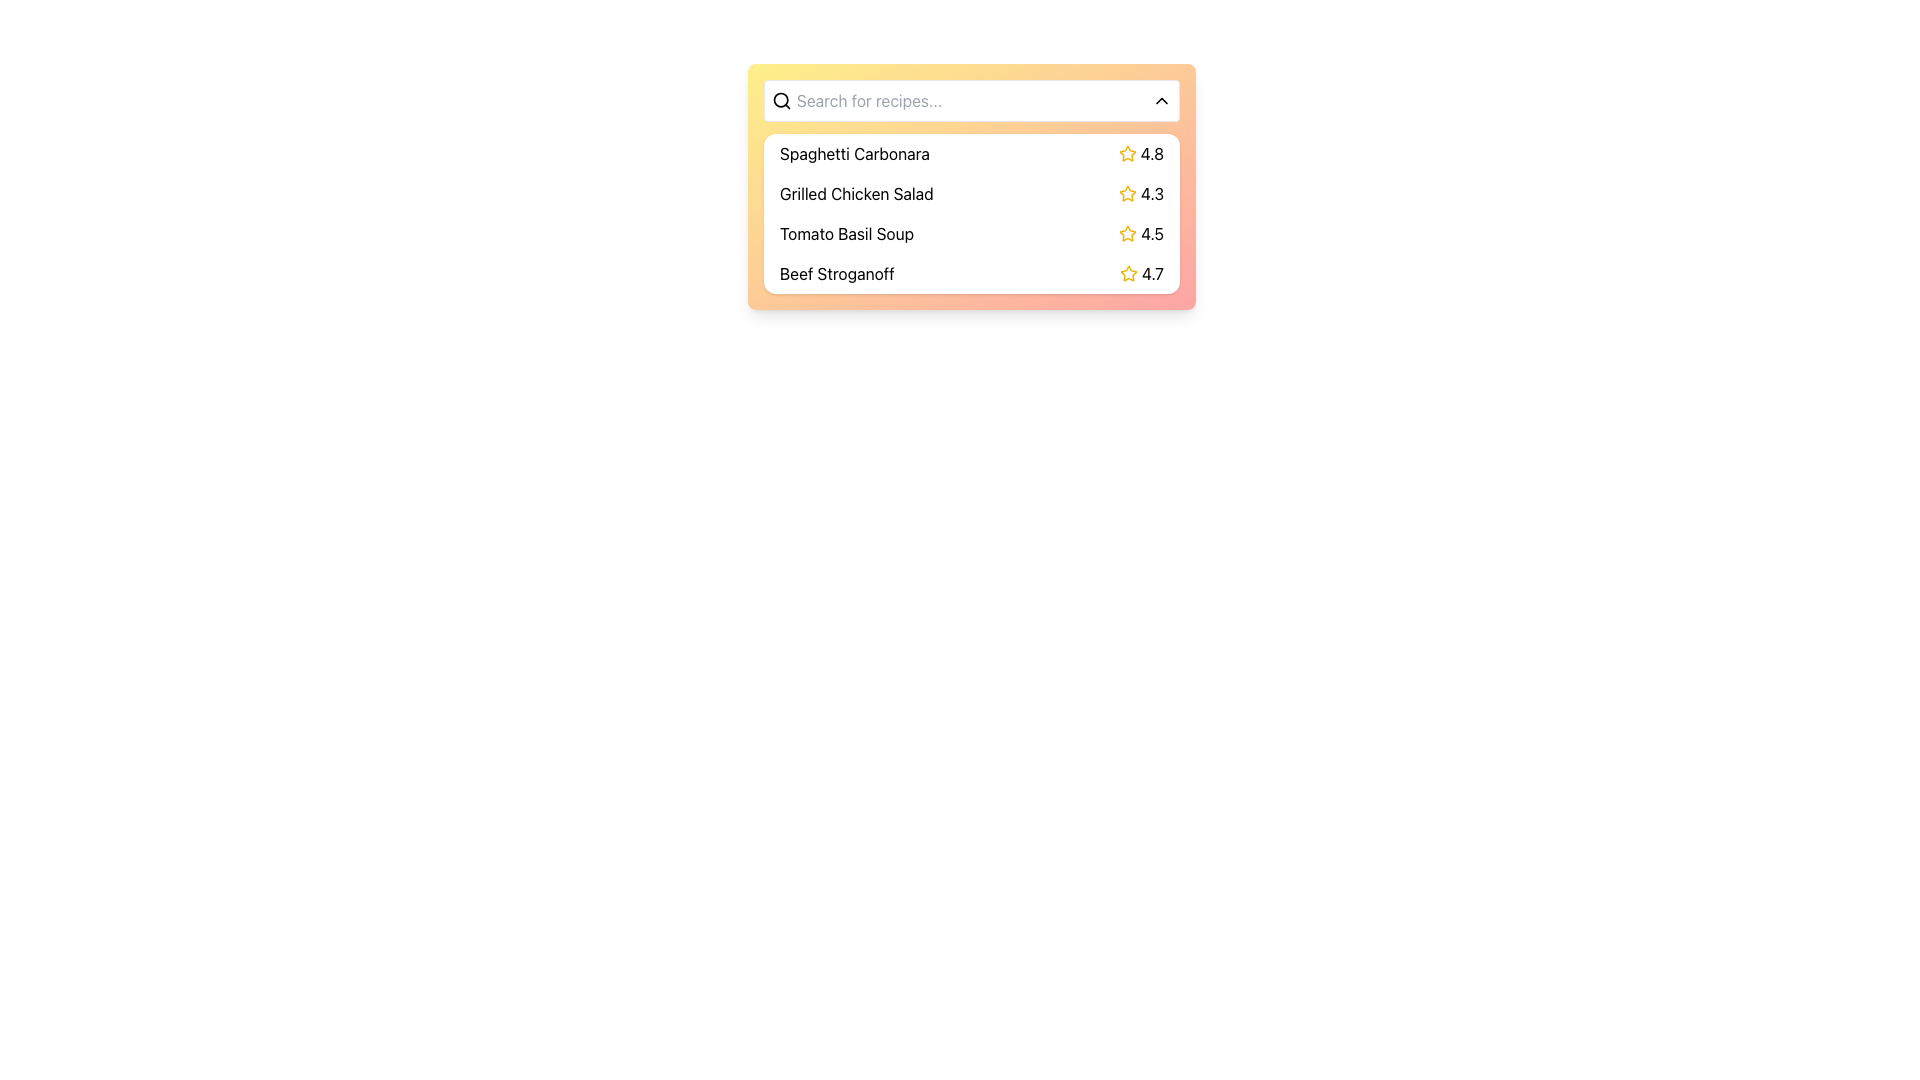  I want to click on the star icon representing the rating metric for 'Grilled Chicken Salad' located beside the text '4.3' in the second entry of the list, so click(1127, 193).